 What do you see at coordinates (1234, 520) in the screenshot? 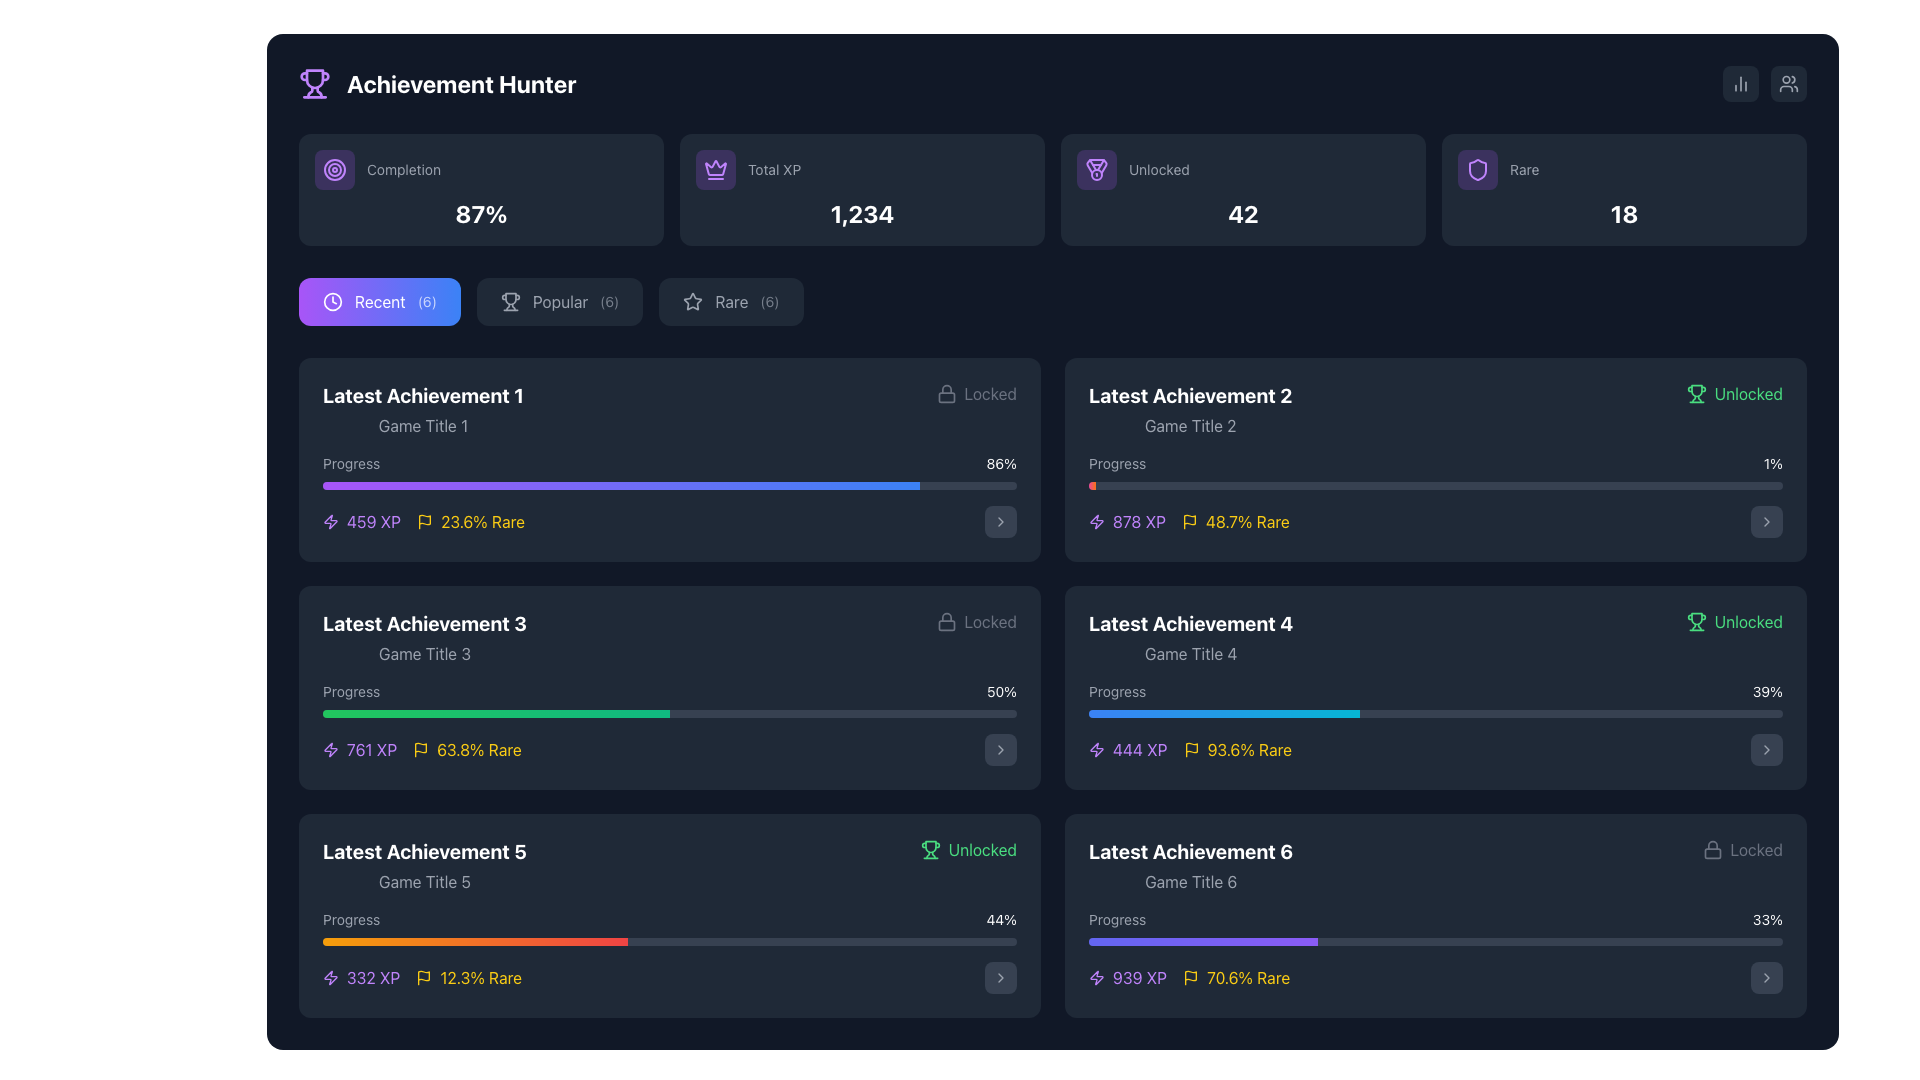
I see `the yellow text displaying '48.7% Rare' alongside the flag icon, located in the second rectangular achievement block in the second column of the interface` at bounding box center [1234, 520].